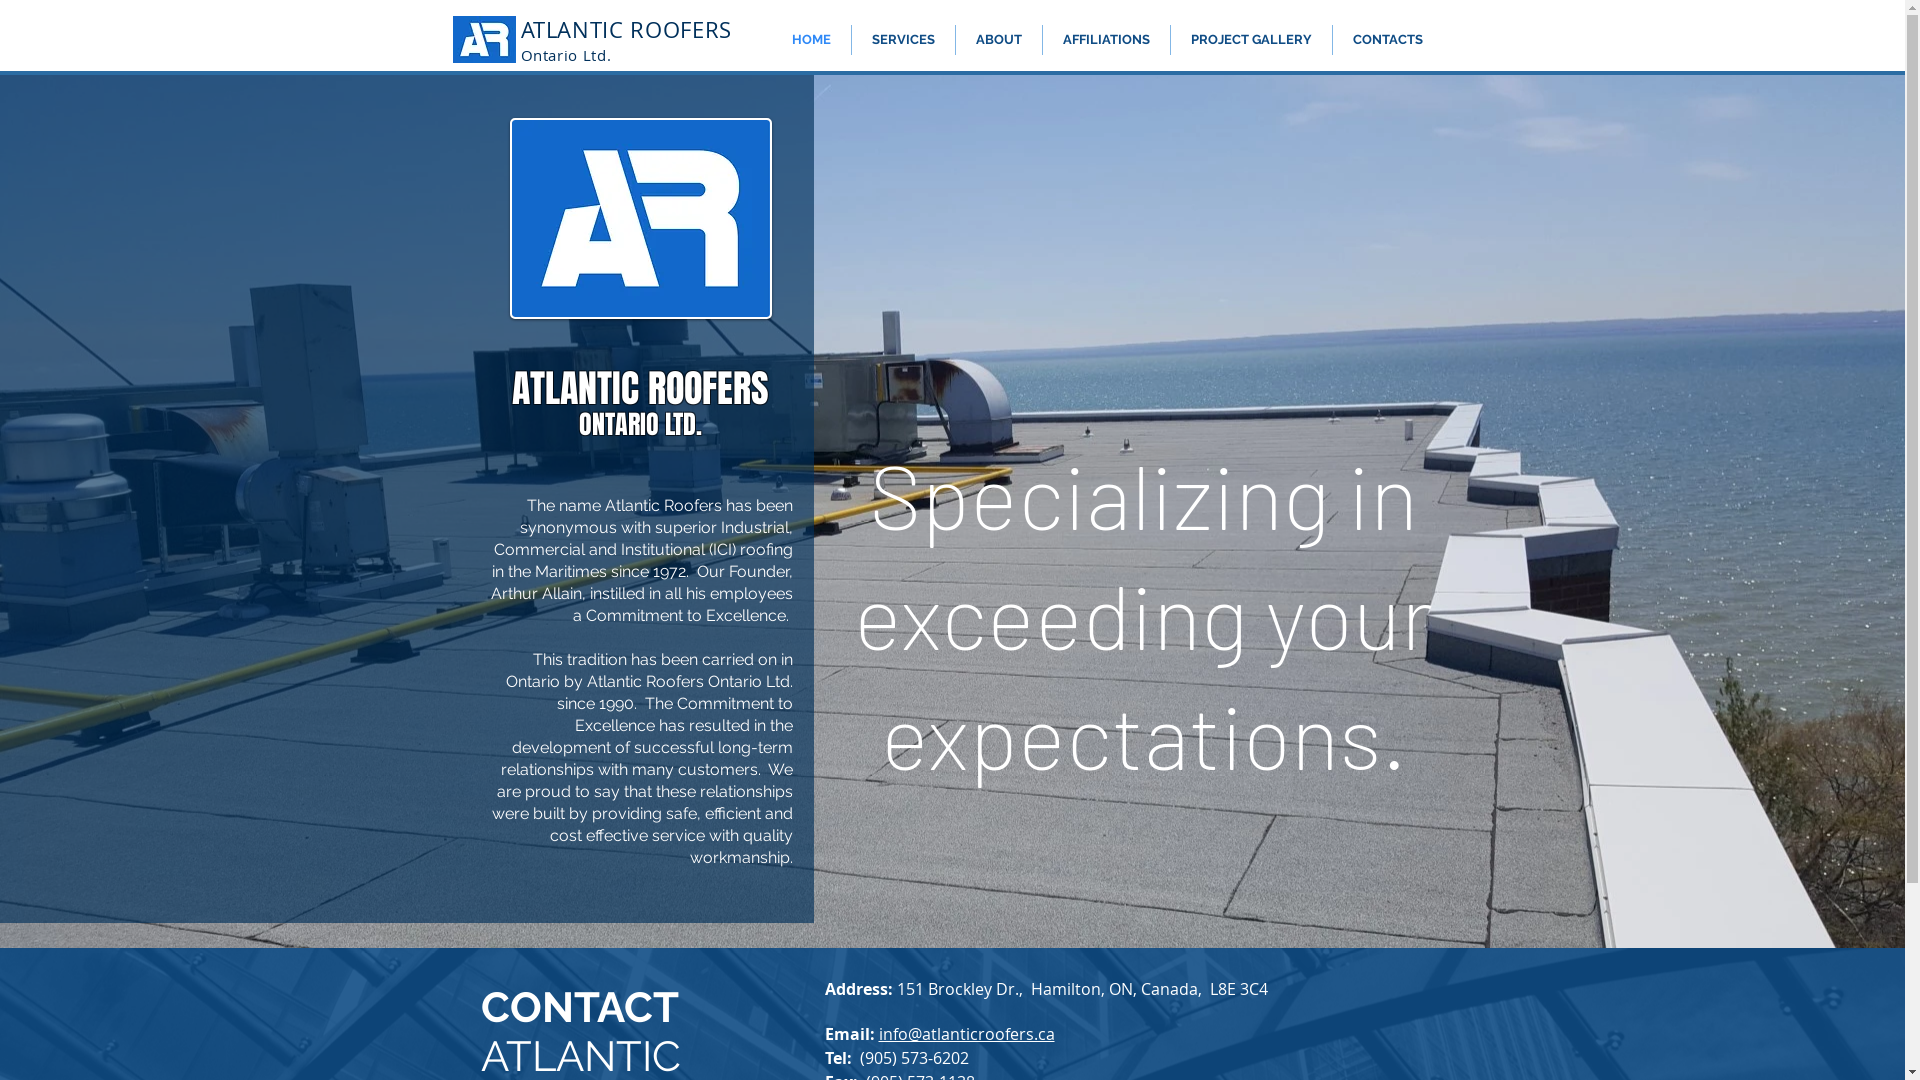 The height and width of the screenshot is (1080, 1920). Describe the element at coordinates (1104, 39) in the screenshot. I see `'AFFILIATIONS'` at that location.